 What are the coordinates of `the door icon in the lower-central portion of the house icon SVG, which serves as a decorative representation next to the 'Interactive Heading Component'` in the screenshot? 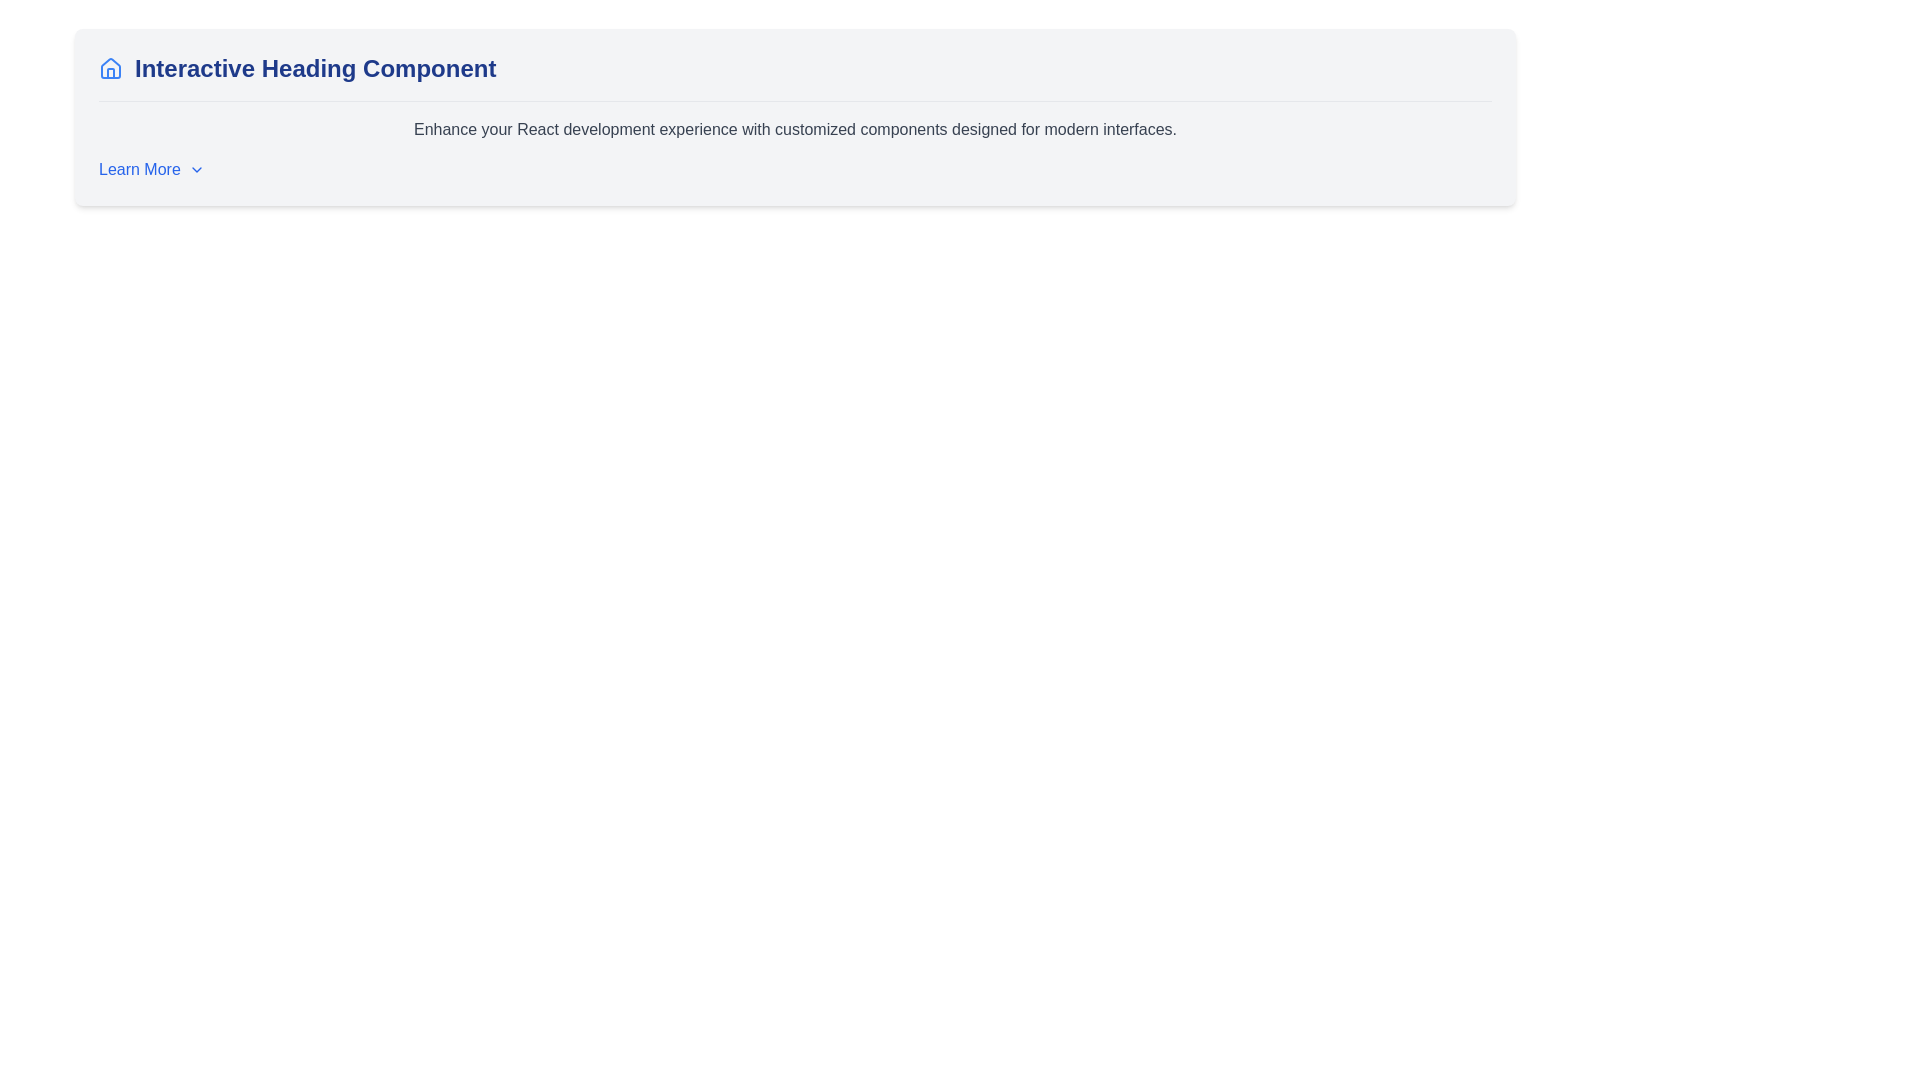 It's located at (109, 72).